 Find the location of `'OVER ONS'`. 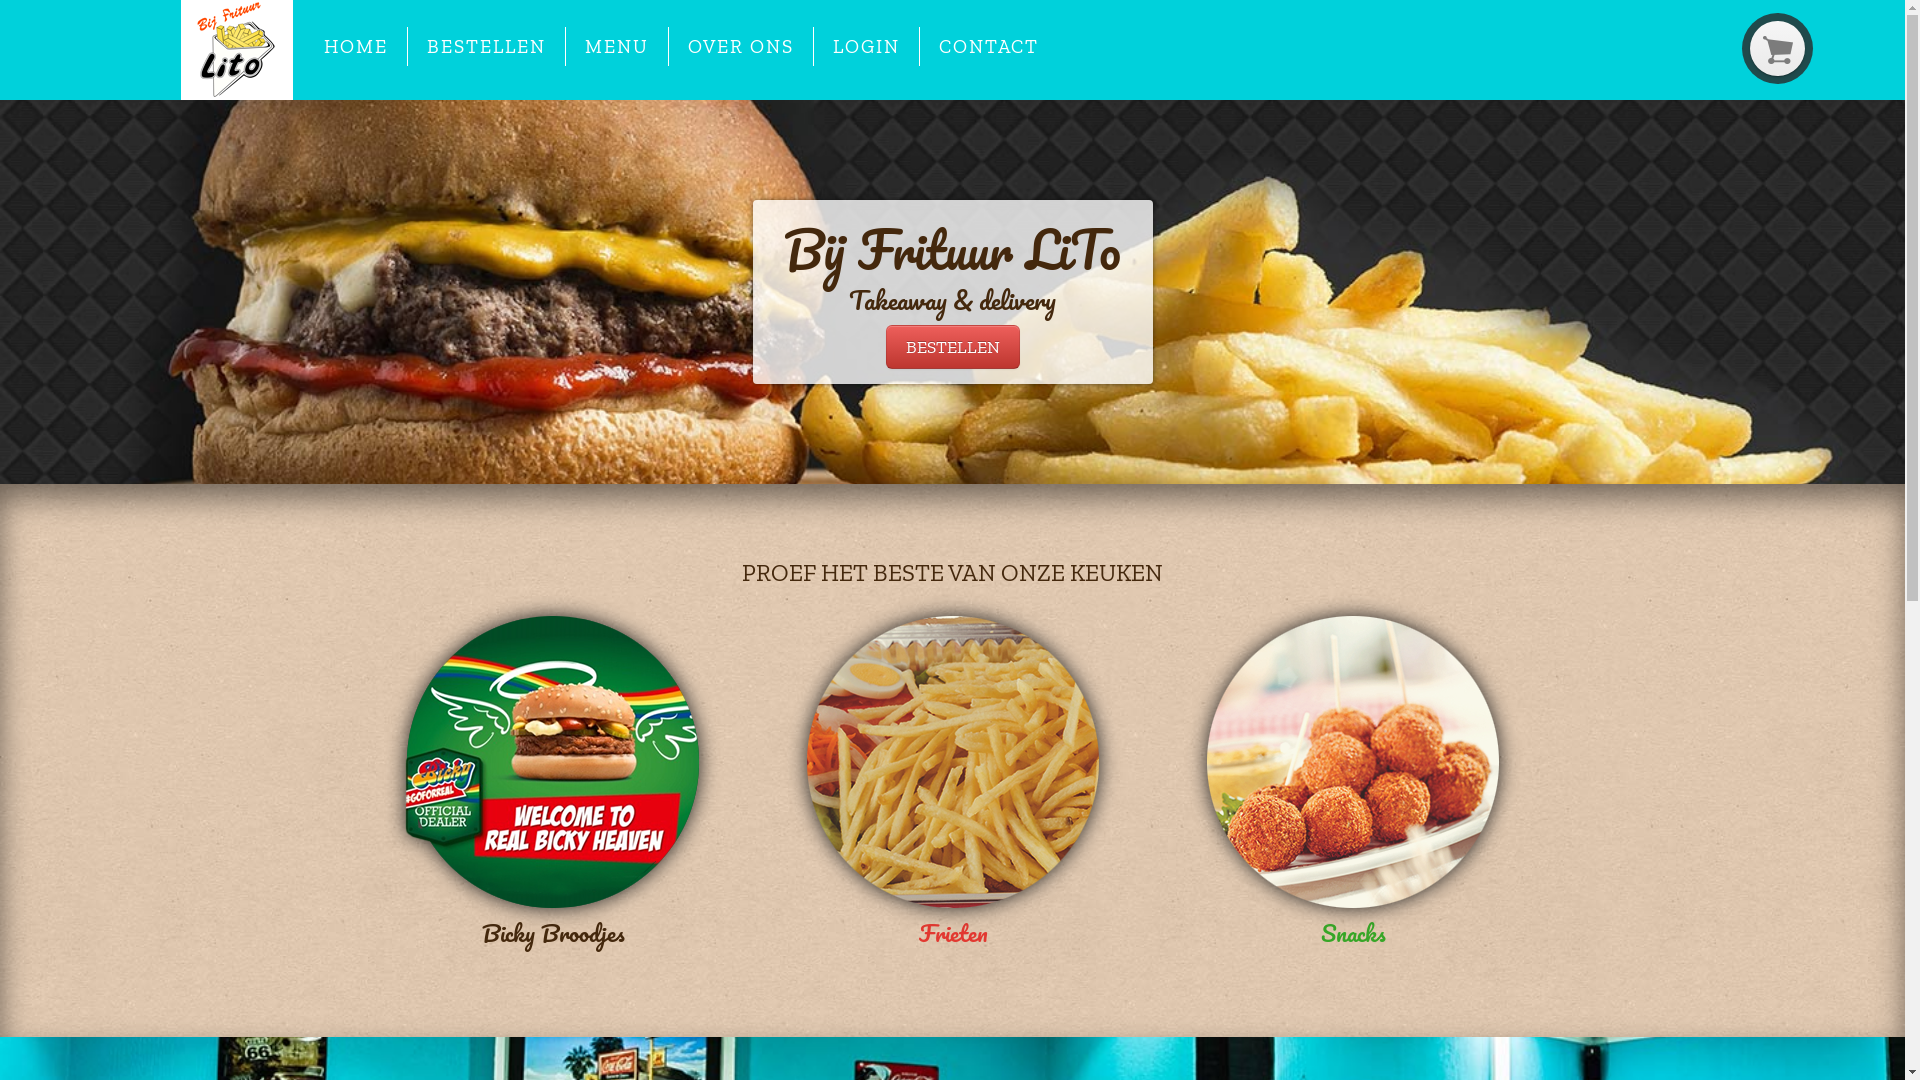

'OVER ONS' is located at coordinates (739, 45).